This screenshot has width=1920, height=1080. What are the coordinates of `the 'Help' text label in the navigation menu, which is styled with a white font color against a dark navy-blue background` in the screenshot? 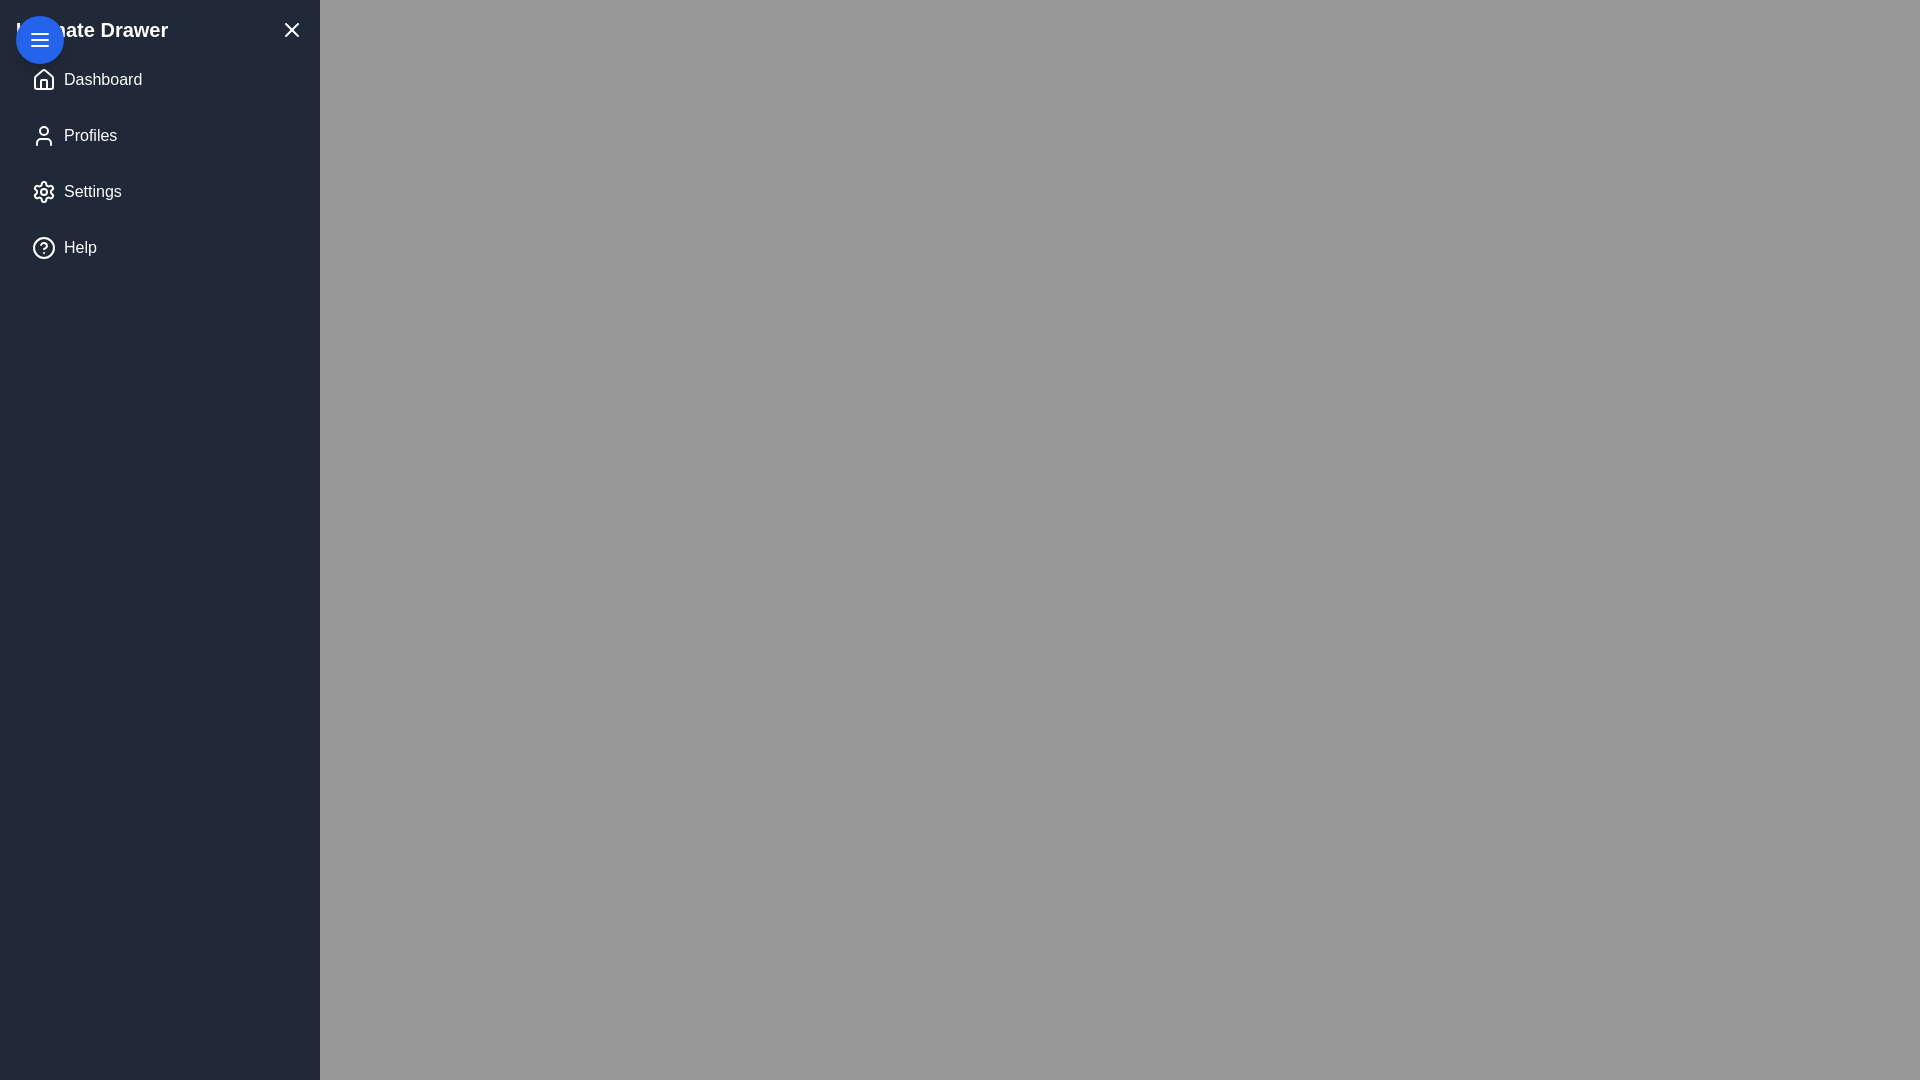 It's located at (80, 246).